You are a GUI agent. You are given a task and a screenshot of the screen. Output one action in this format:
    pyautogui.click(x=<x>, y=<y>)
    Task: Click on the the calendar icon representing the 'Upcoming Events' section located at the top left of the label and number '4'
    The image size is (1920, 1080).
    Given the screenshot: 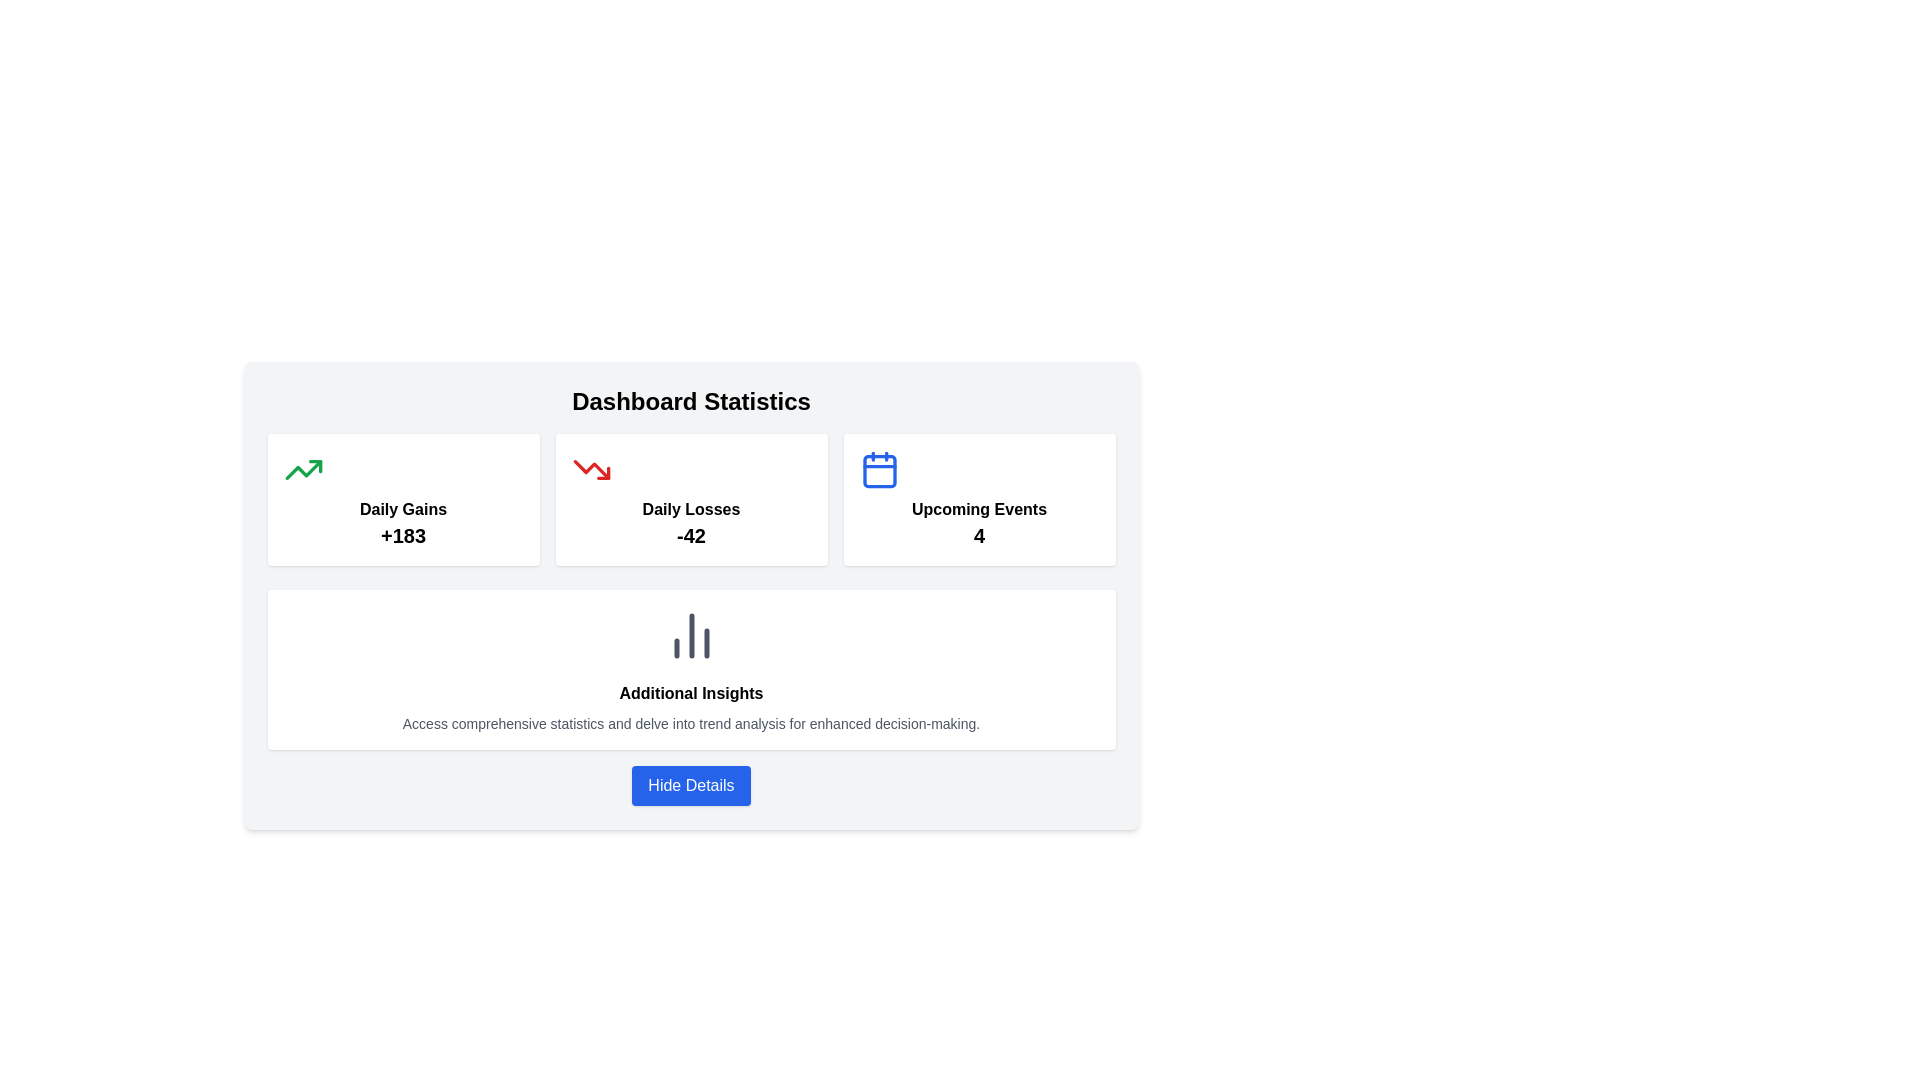 What is the action you would take?
    pyautogui.click(x=879, y=470)
    